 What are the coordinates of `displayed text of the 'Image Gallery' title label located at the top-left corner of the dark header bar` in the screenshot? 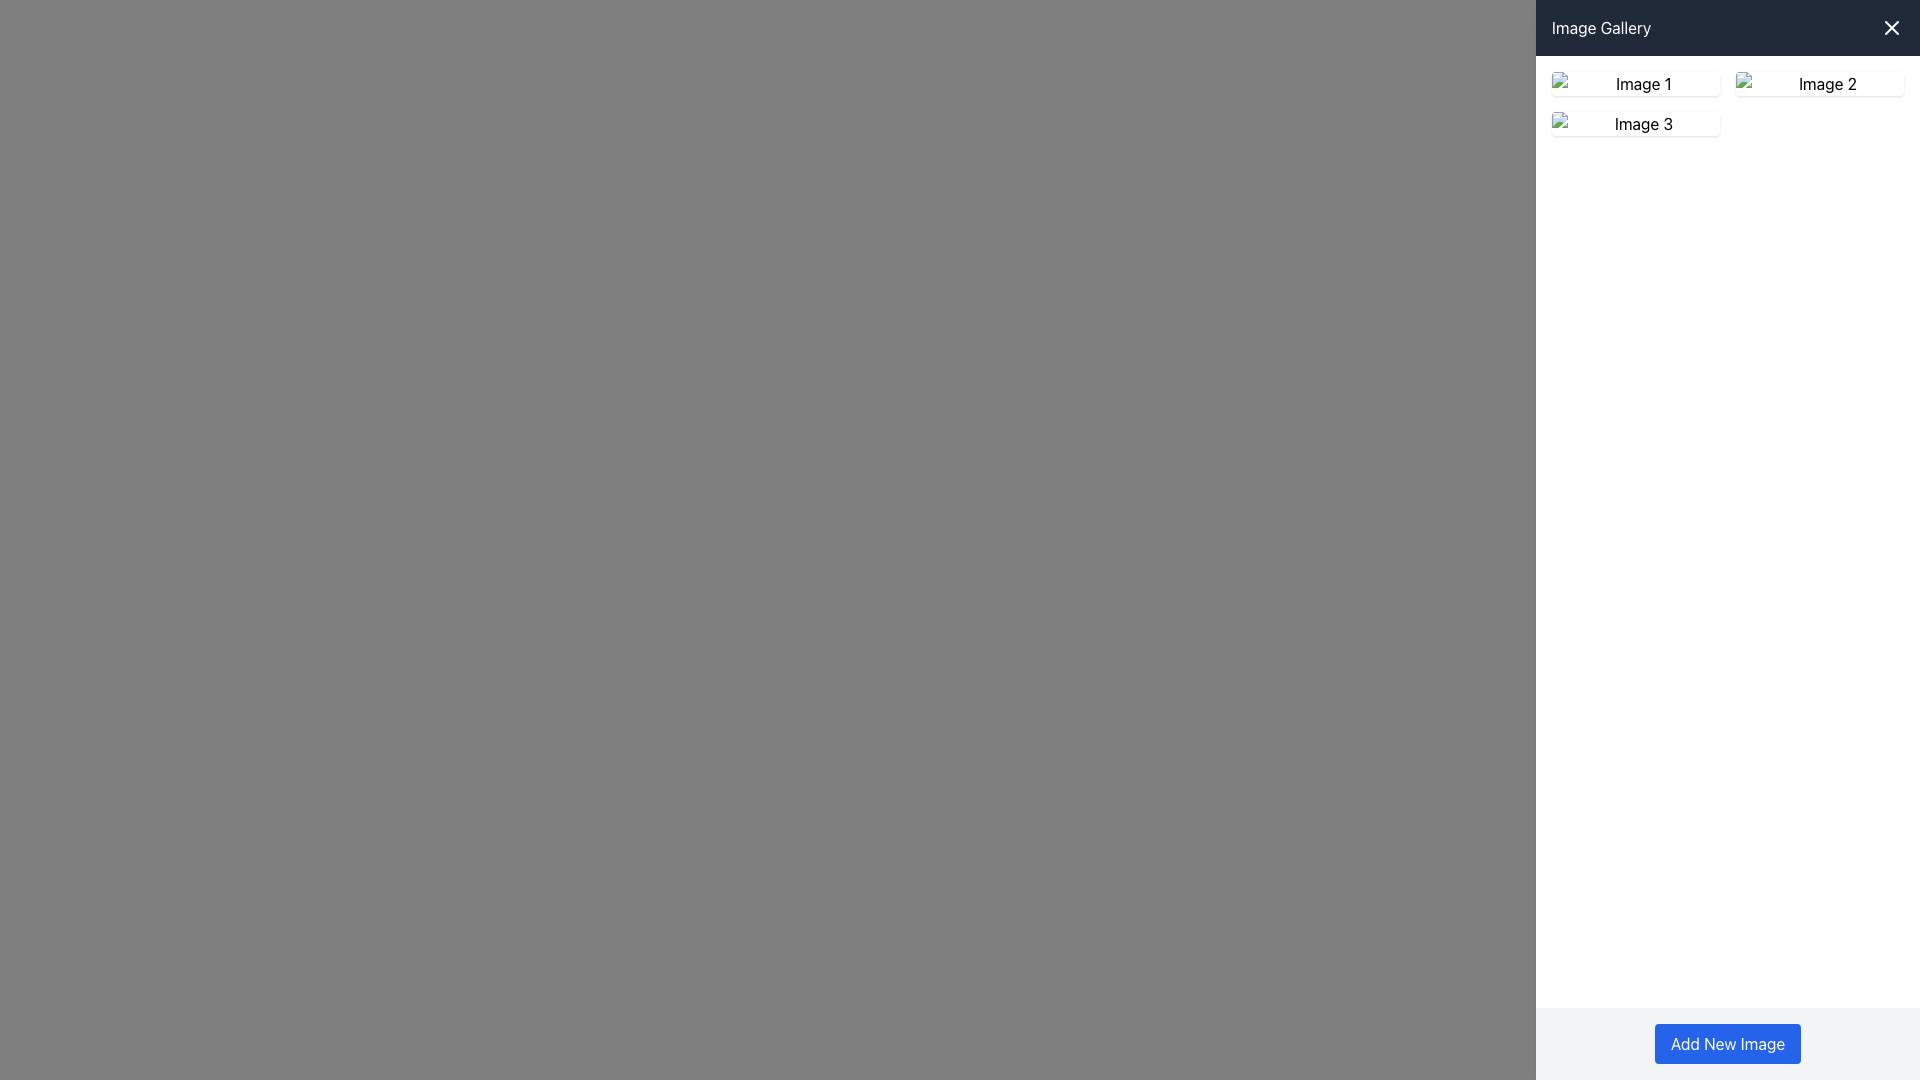 It's located at (1601, 27).